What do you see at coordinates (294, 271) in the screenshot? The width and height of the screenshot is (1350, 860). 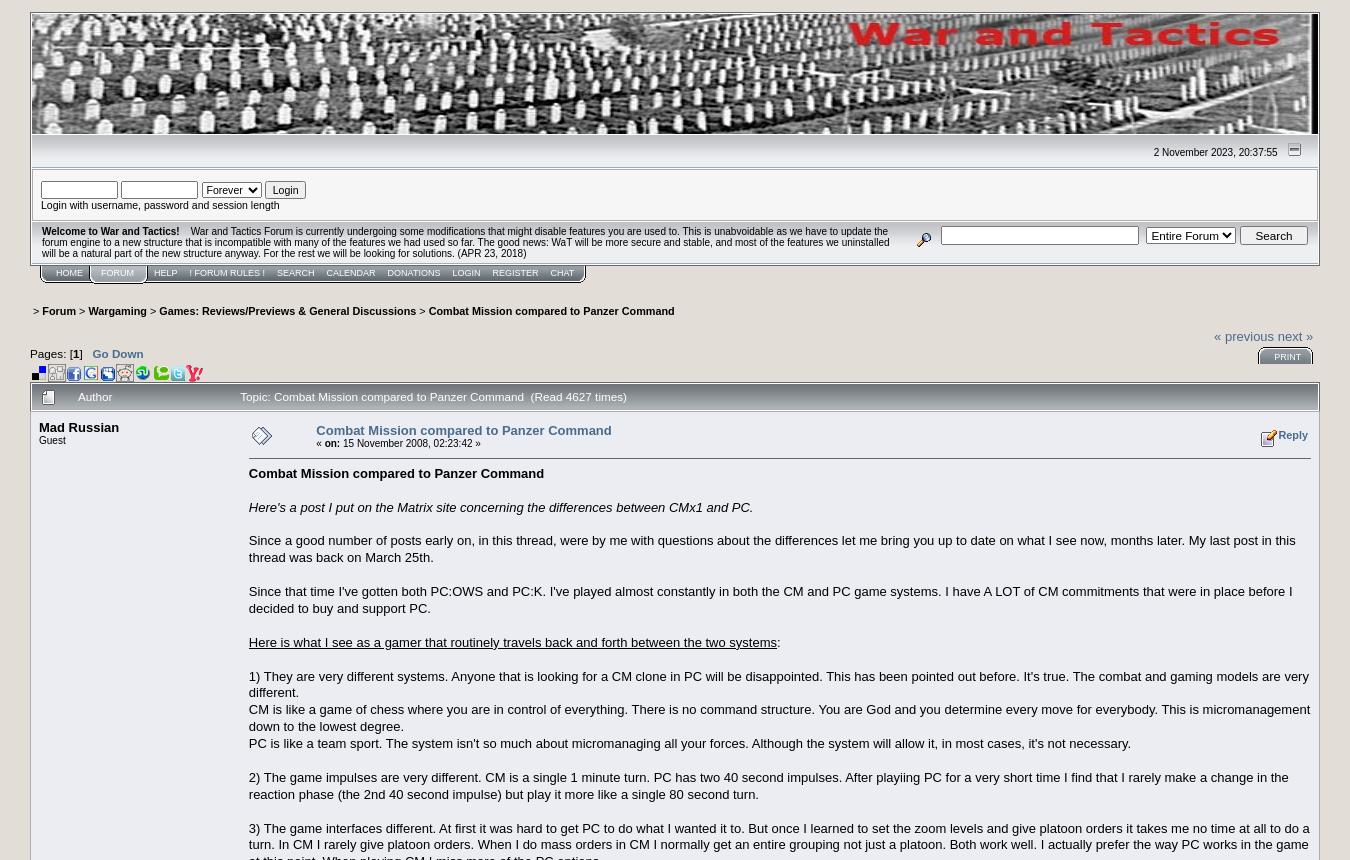 I see `'Search'` at bounding box center [294, 271].